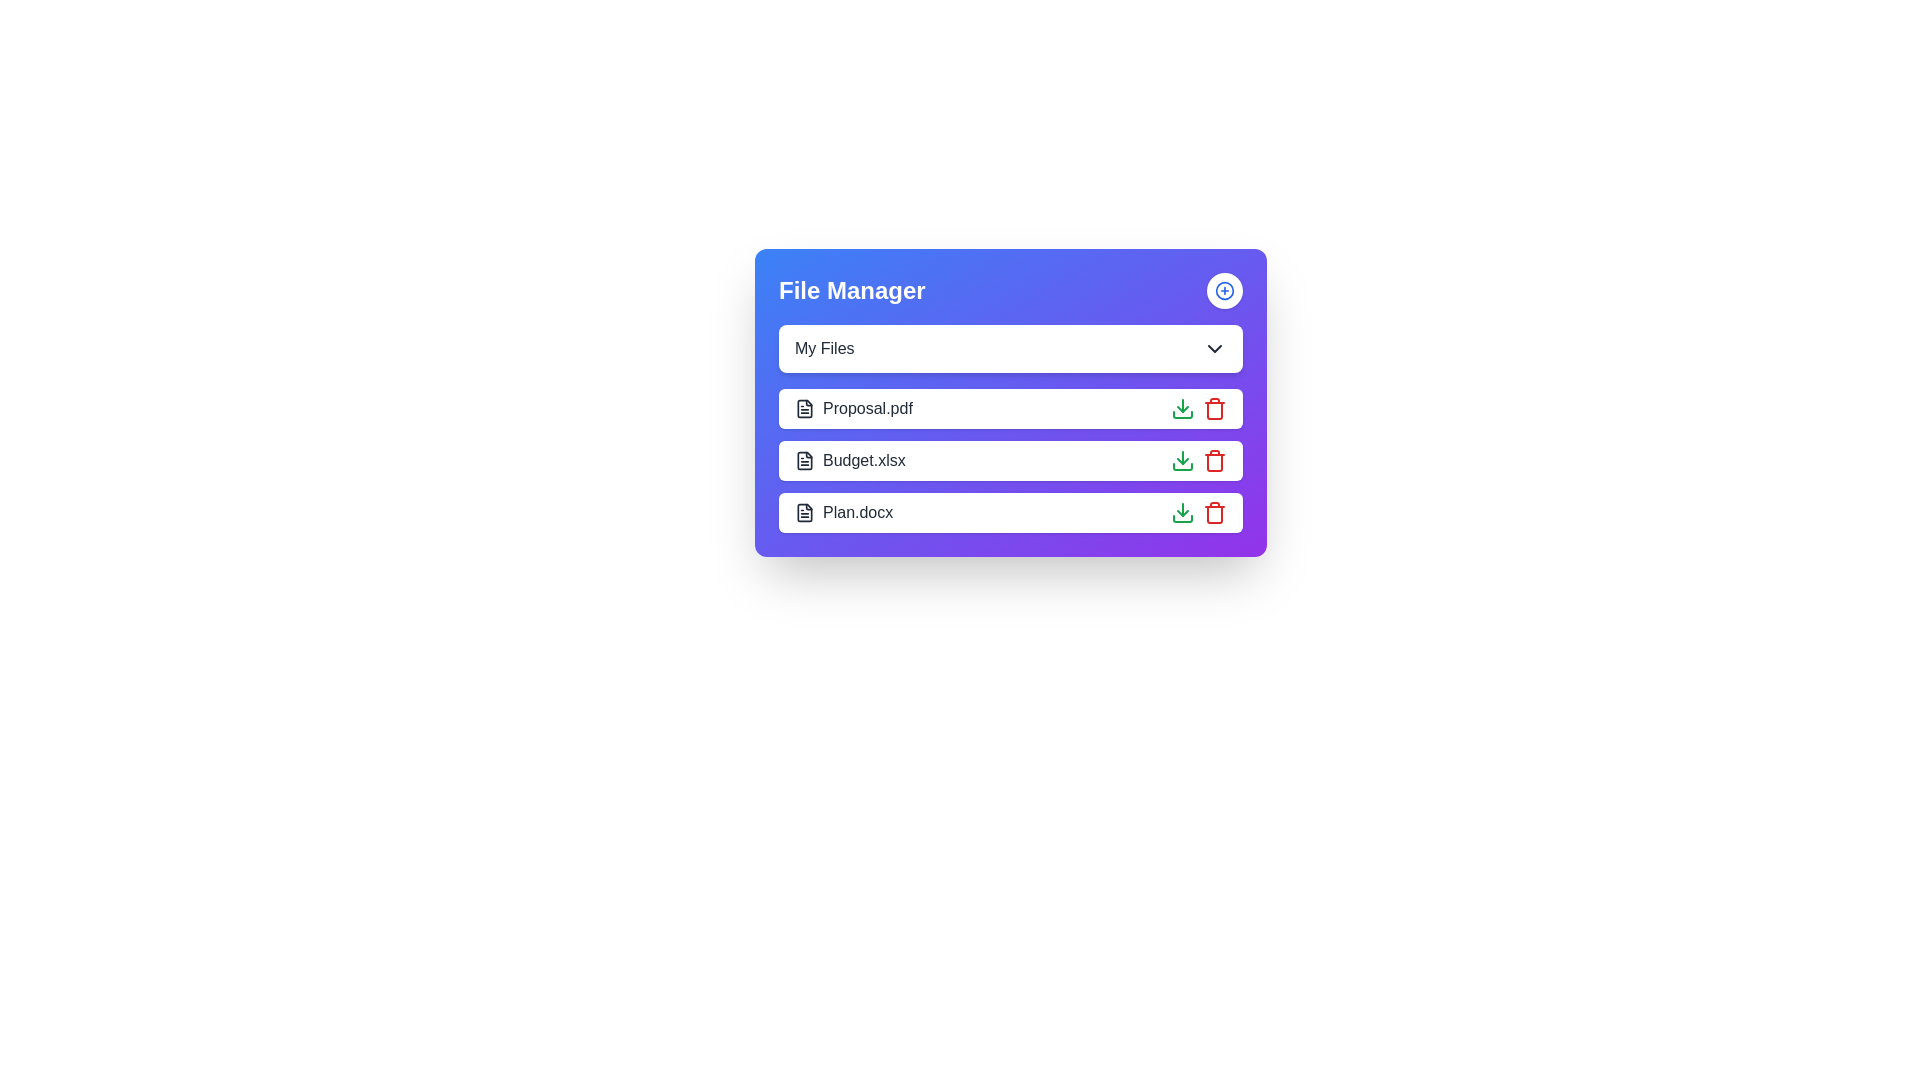 The image size is (1920, 1080). Describe the element at coordinates (805, 407) in the screenshot. I see `the file icon representing a text document, which is styled with an outlined design and is located next to the text 'Proposal.pdf'` at that location.